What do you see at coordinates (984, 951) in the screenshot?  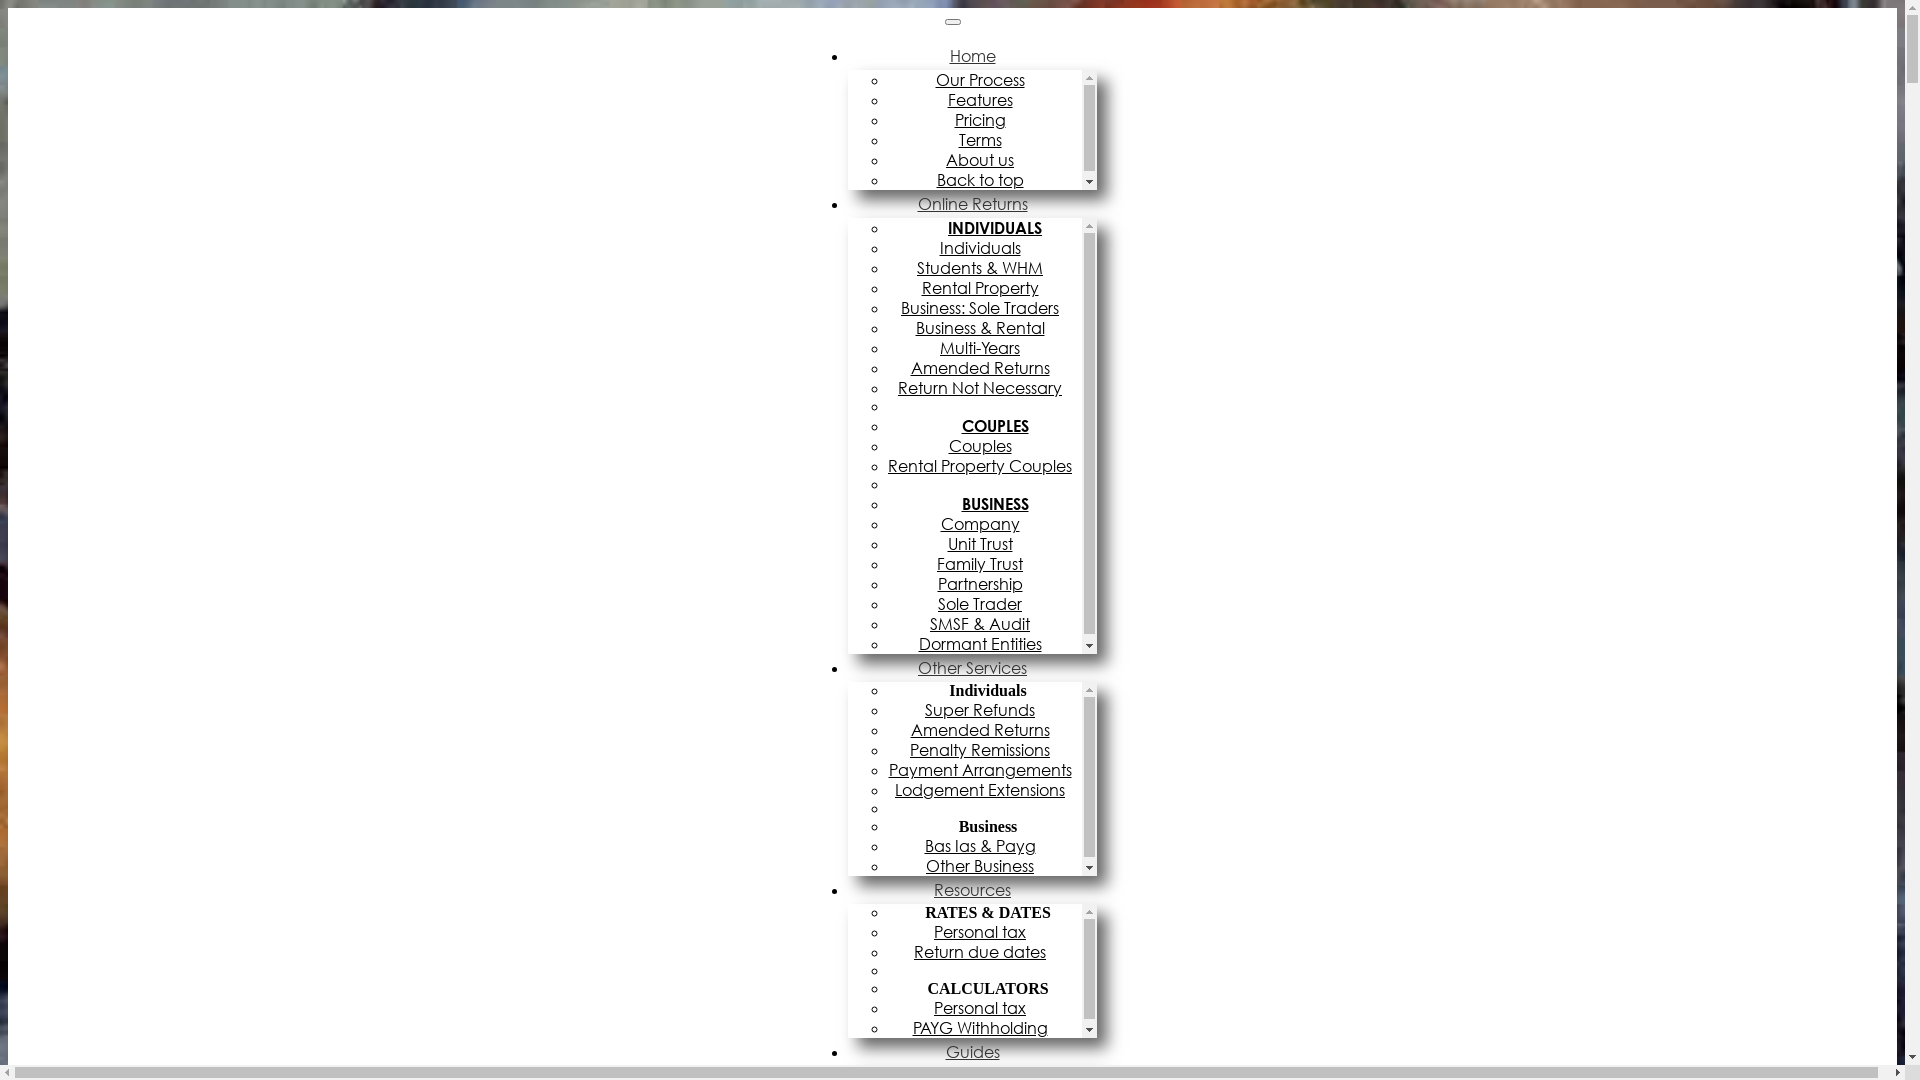 I see `'Return due dates'` at bounding box center [984, 951].